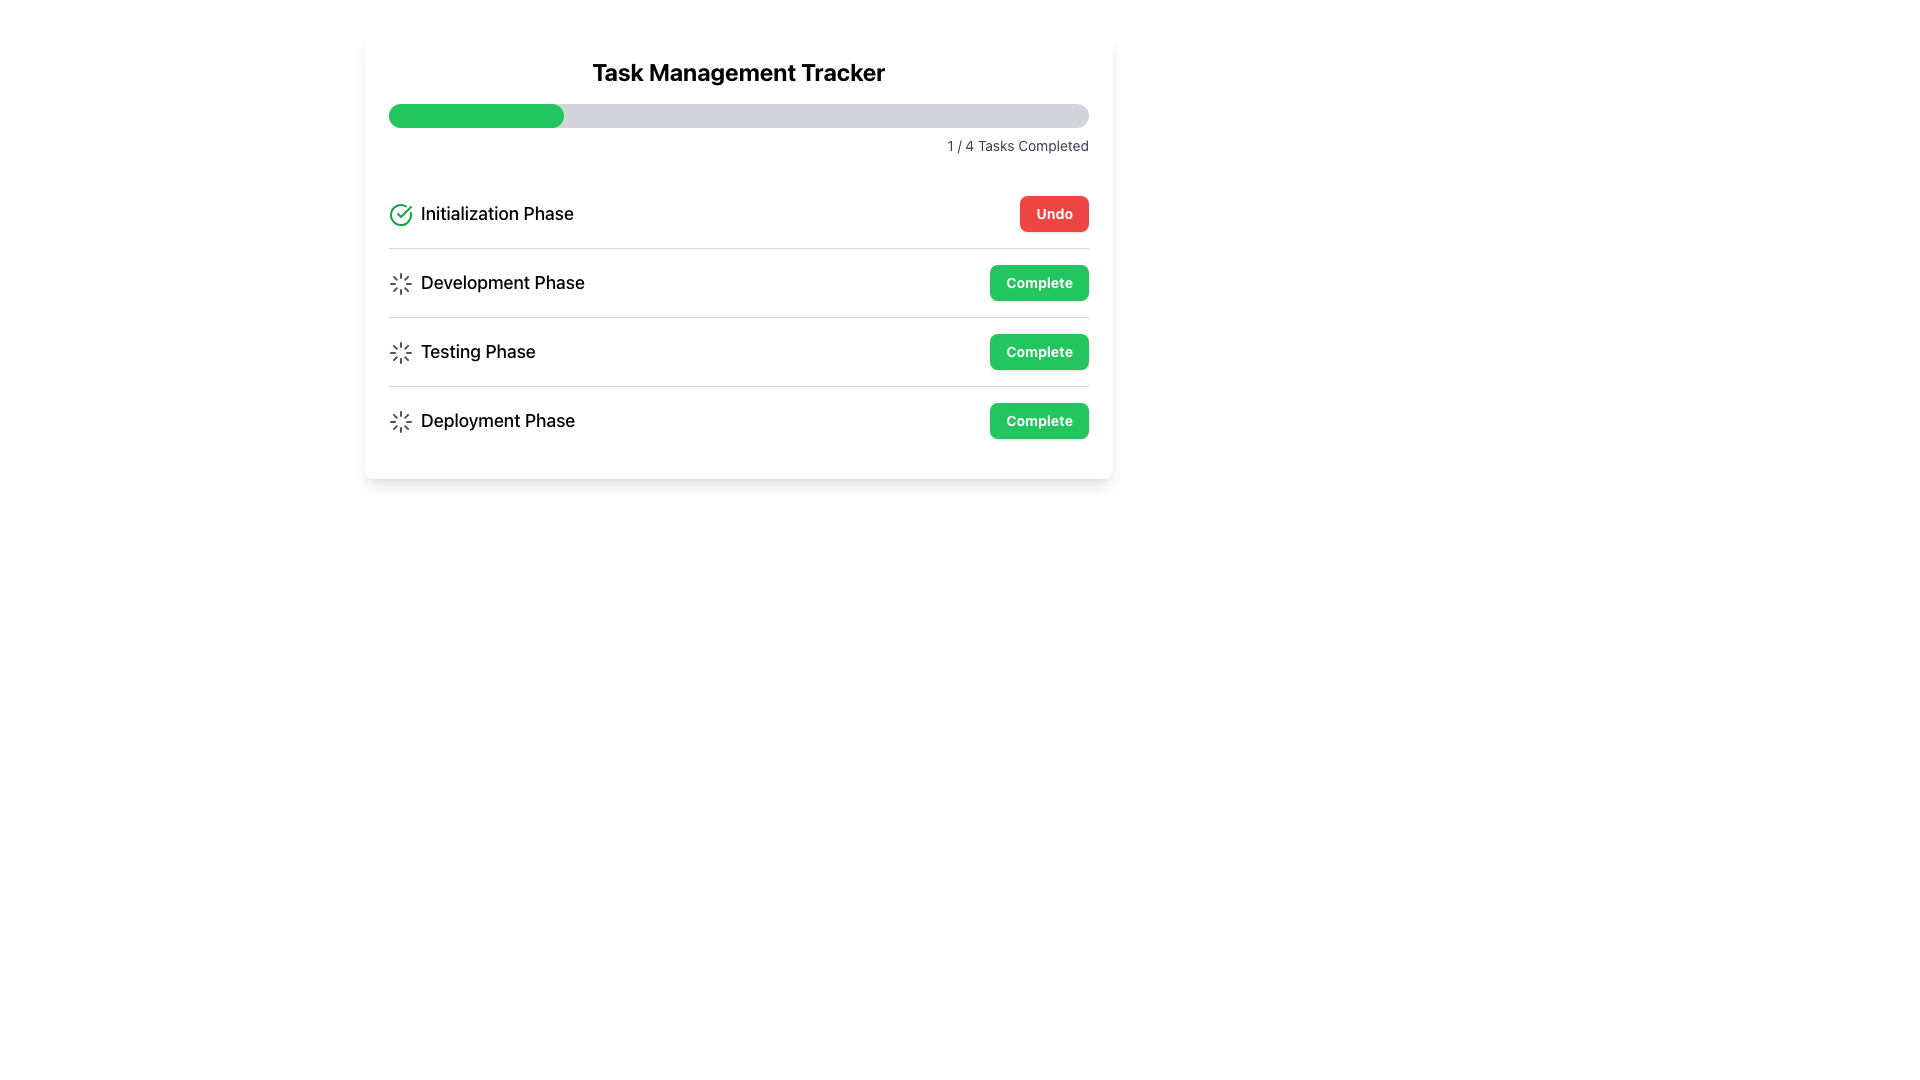 The width and height of the screenshot is (1920, 1080). Describe the element at coordinates (1039, 282) in the screenshot. I see `the button that marks the 'Development Phase' task as completed, located to the right of the 'Development Phase' label in the task list` at that location.